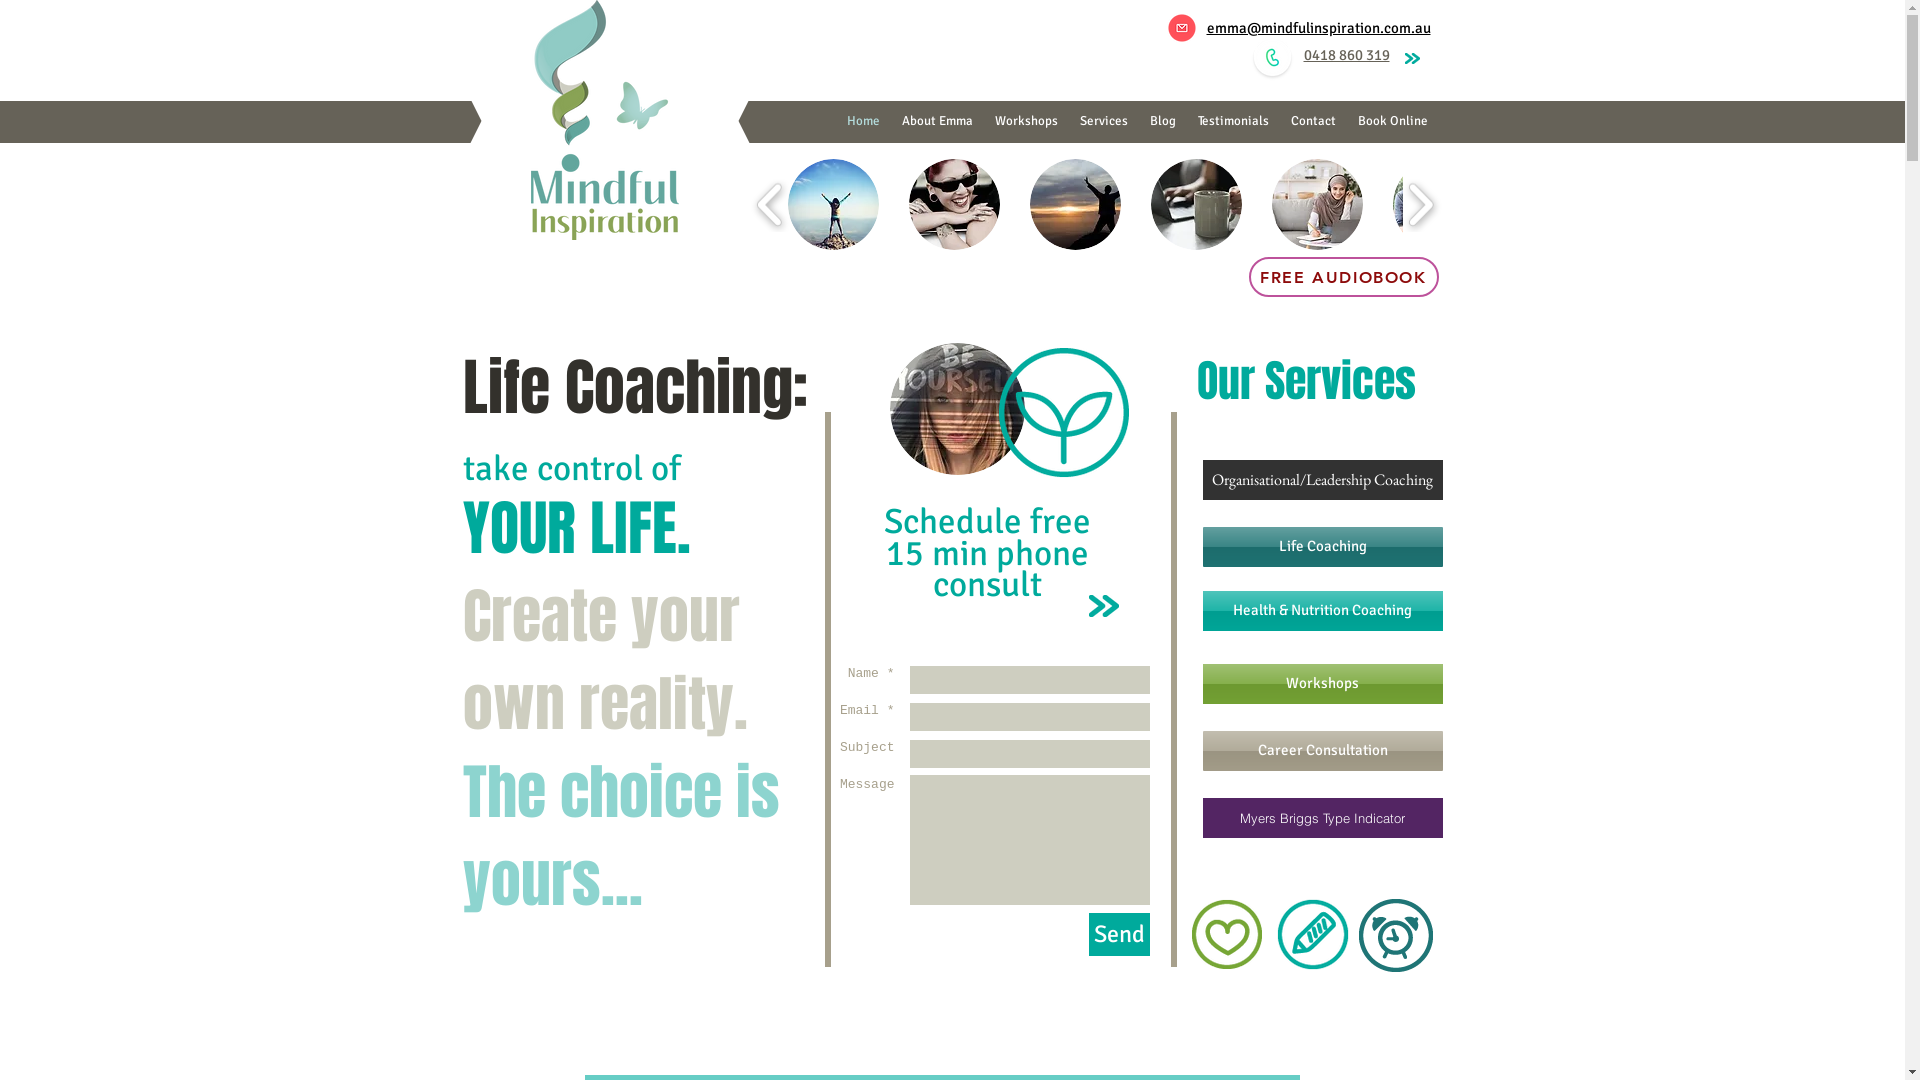  I want to click on 'FREE AUDIOBOOK', so click(1343, 277).